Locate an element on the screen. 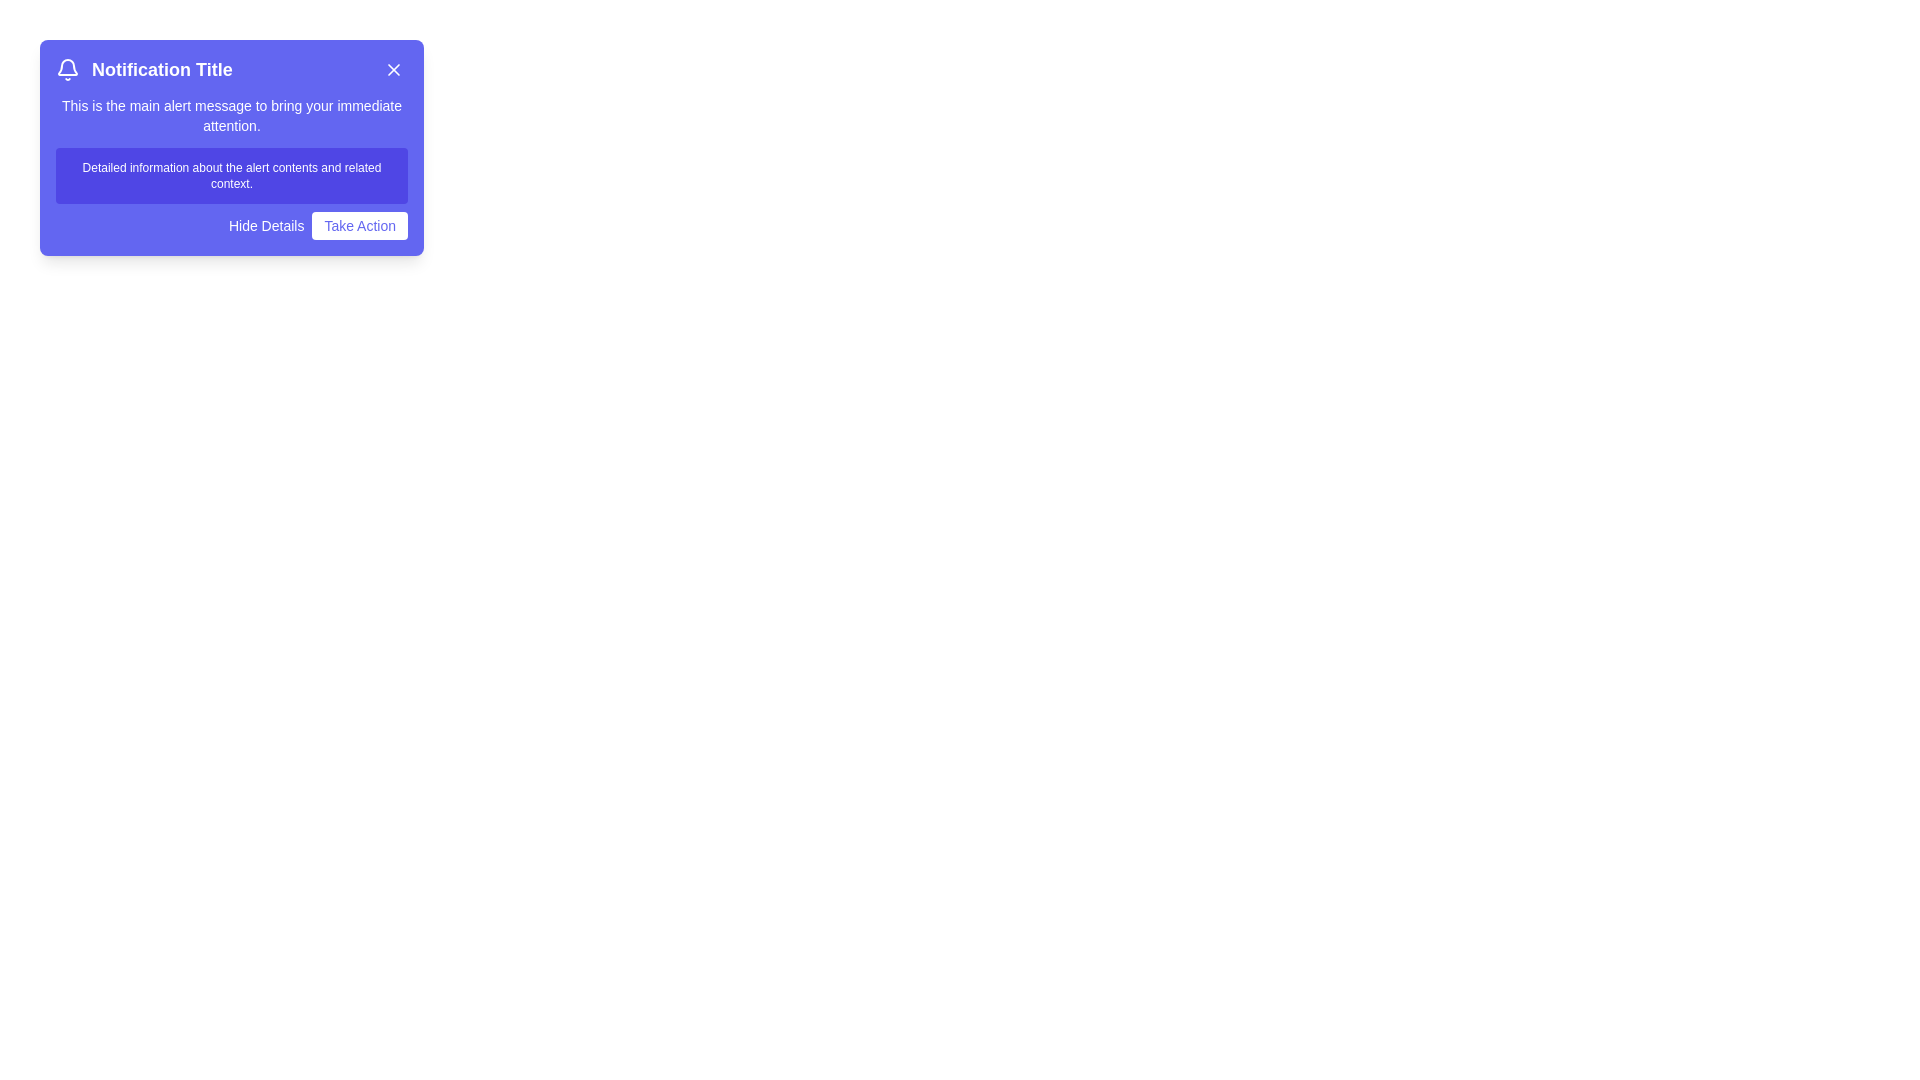 Image resolution: width=1920 pixels, height=1080 pixels. the 'Hide Details' button to toggle the visibility of the details section is located at coordinates (264, 225).